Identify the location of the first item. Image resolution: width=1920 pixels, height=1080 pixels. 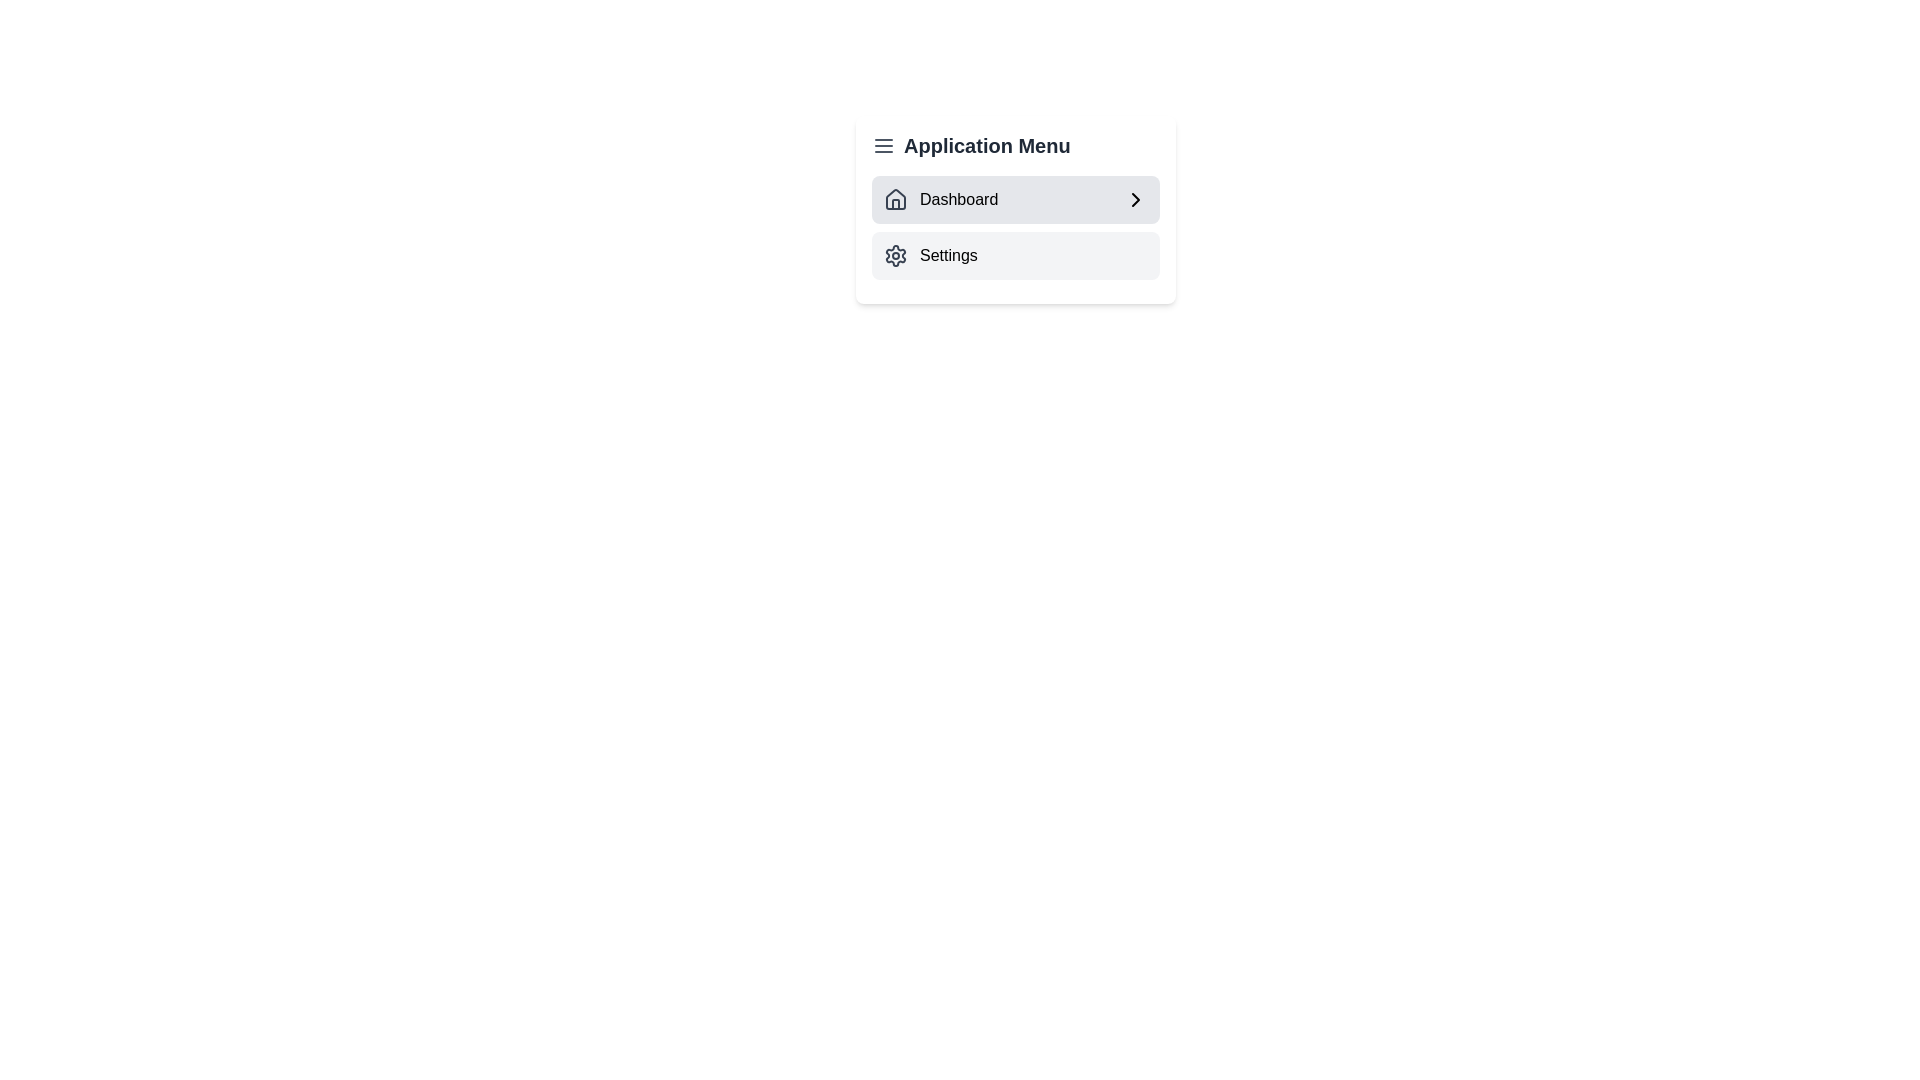
(1016, 226).